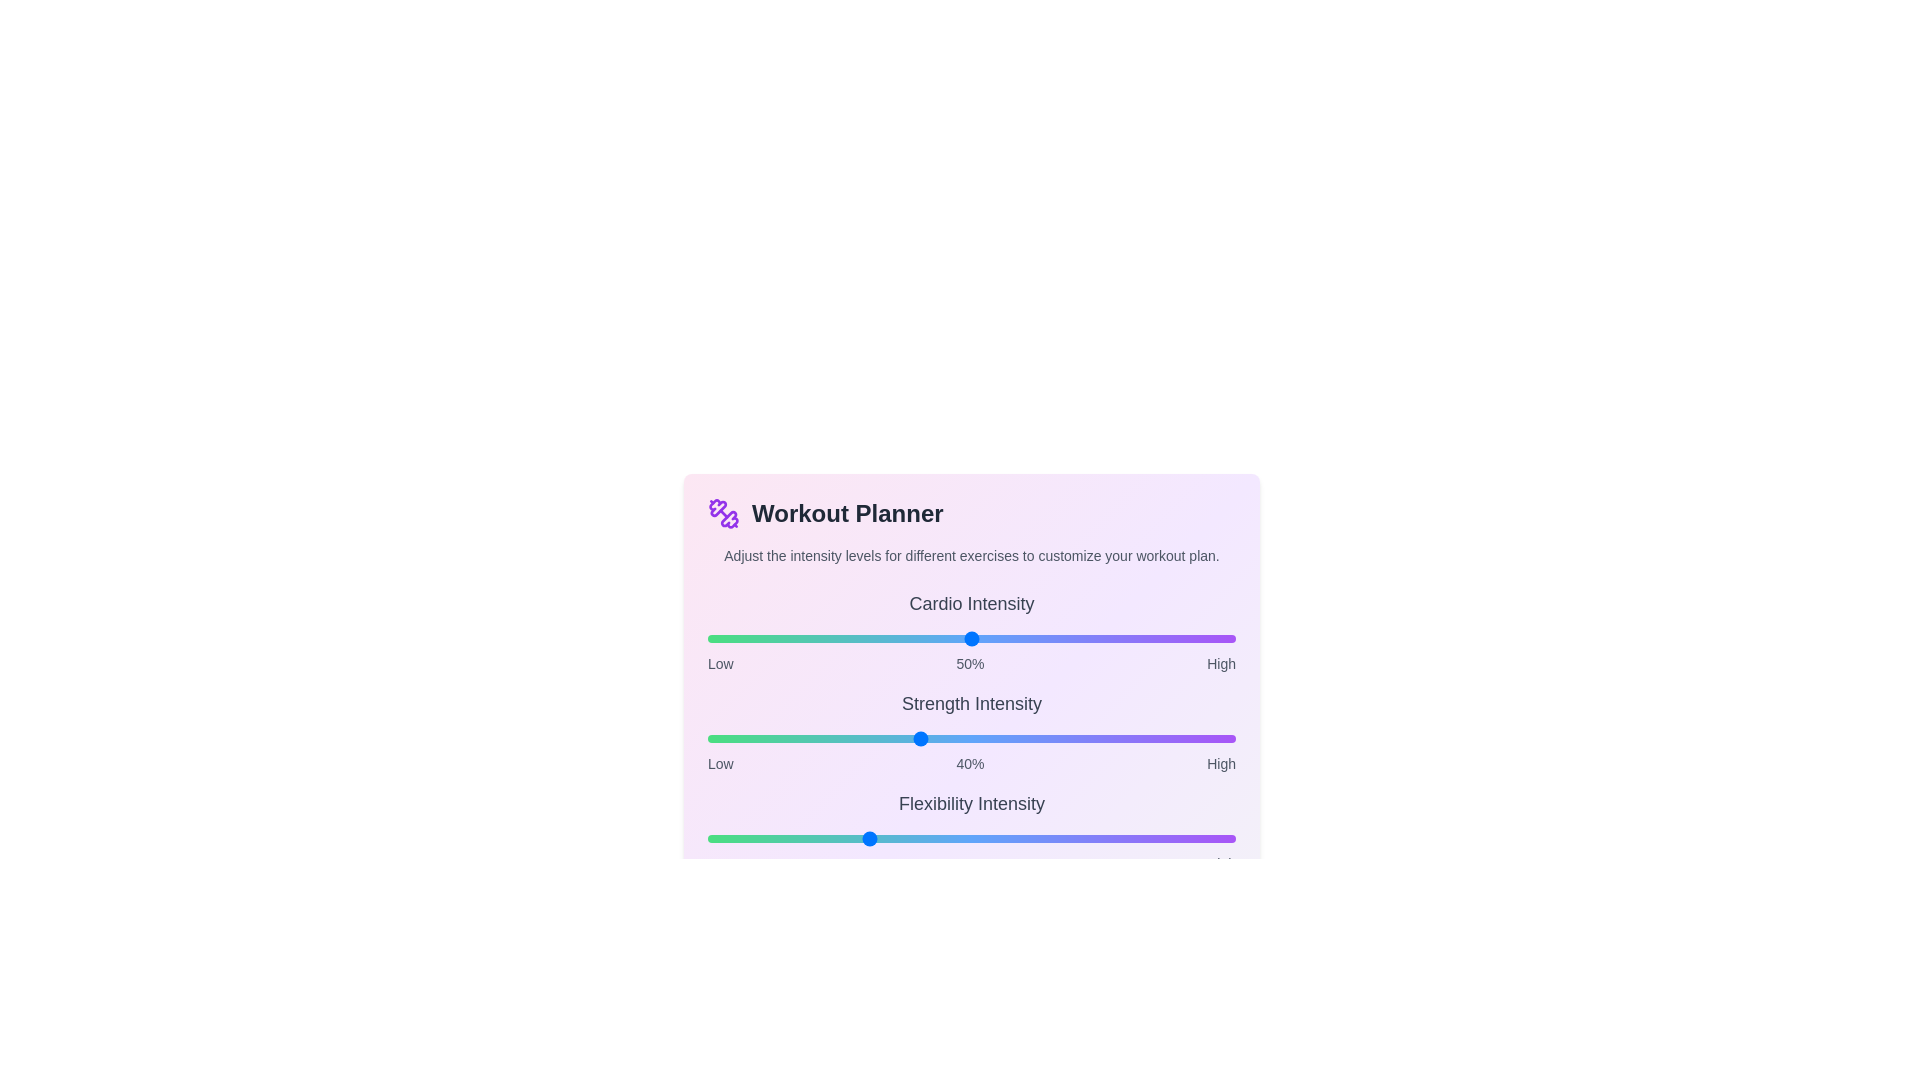 This screenshot has height=1080, width=1920. I want to click on the intensity of the 1 slider to 85%, so click(1156, 739).